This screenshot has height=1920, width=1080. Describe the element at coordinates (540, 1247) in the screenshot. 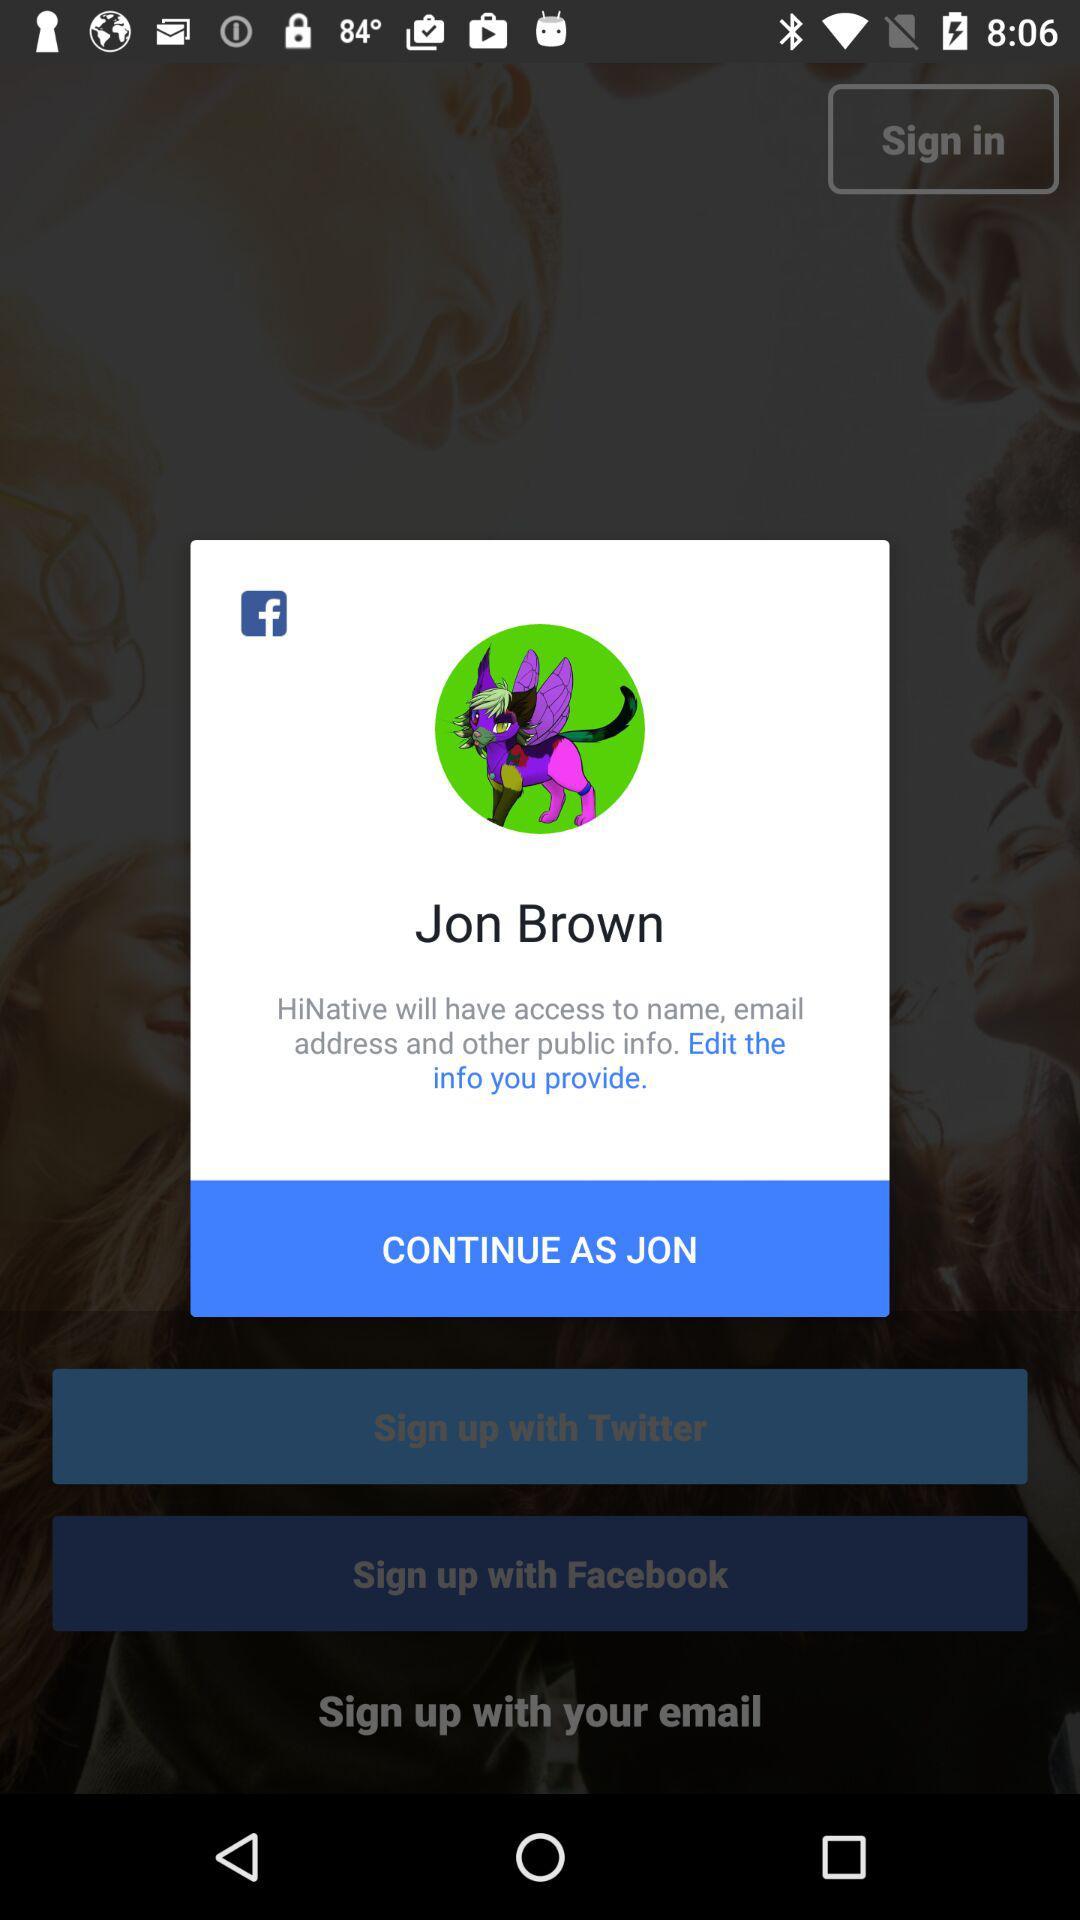

I see `continue as jon` at that location.